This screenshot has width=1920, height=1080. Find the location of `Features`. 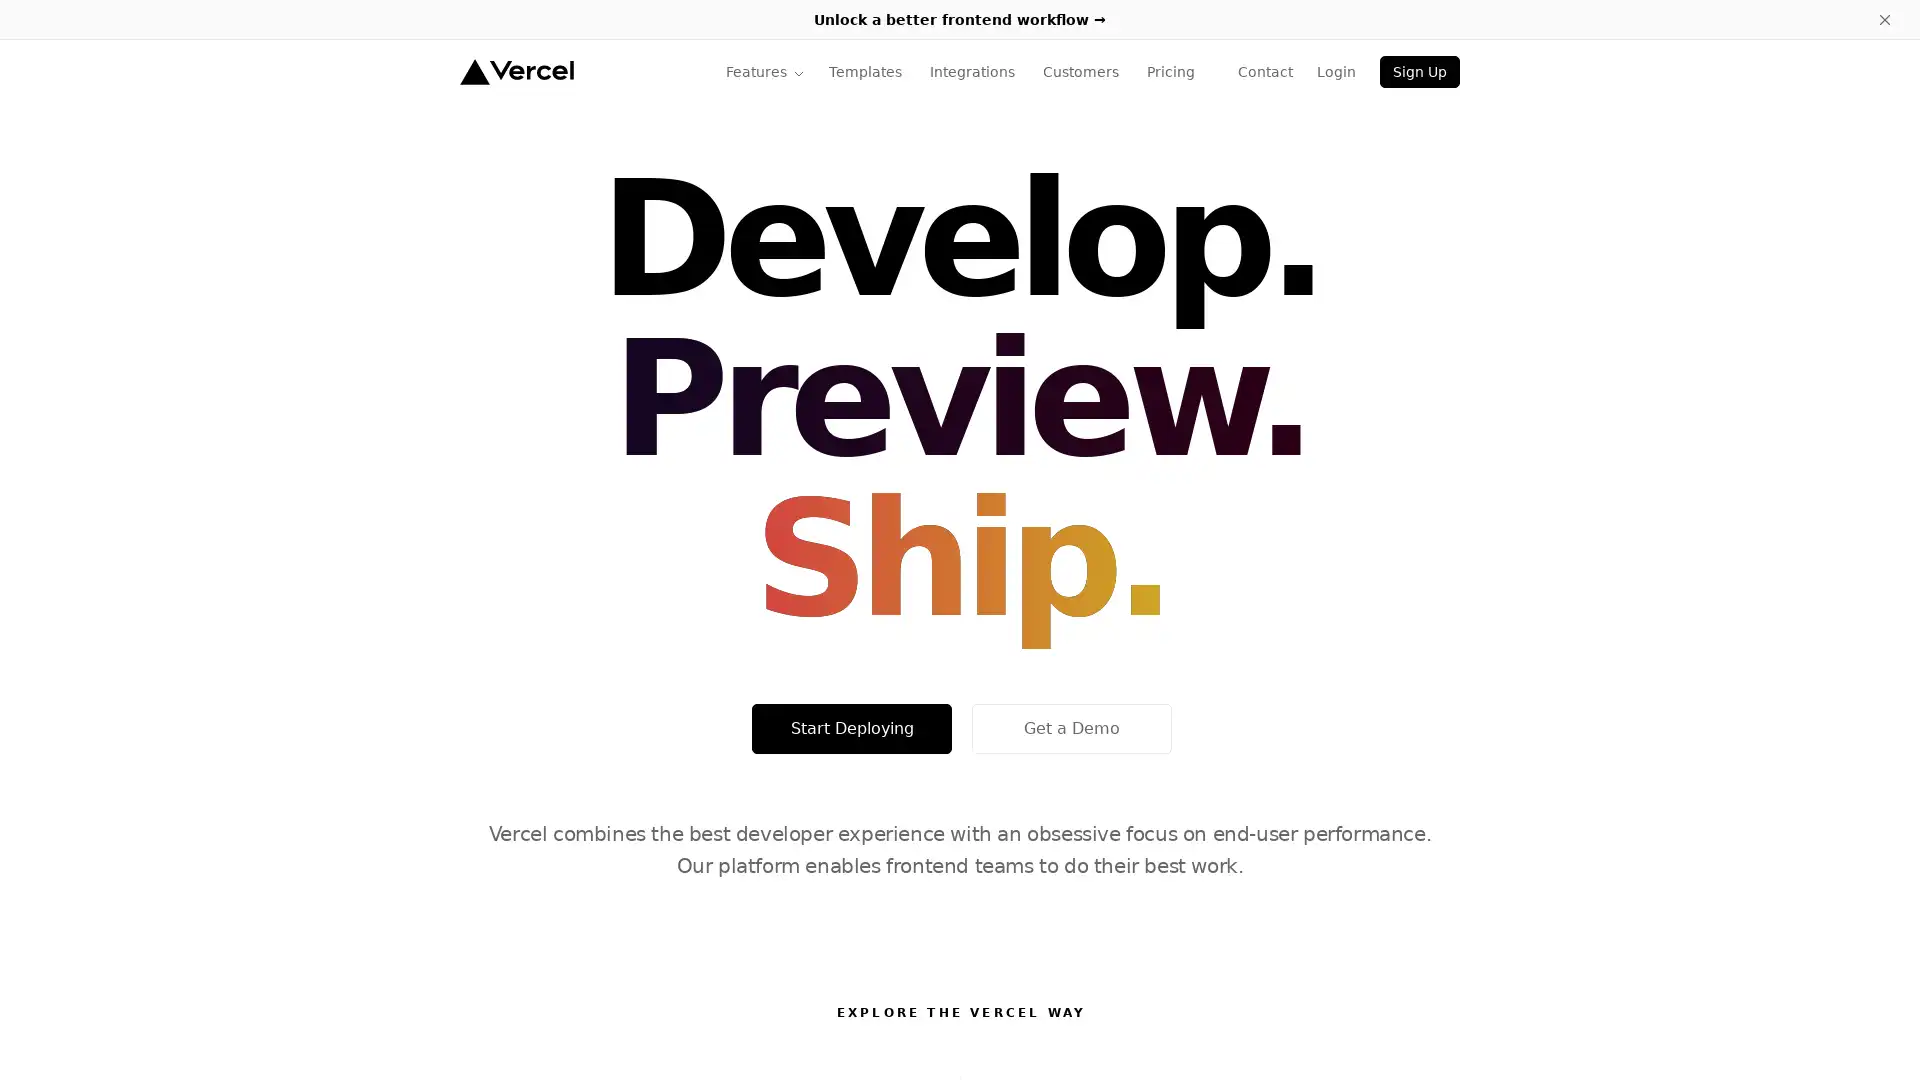

Features is located at coordinates (764, 71).